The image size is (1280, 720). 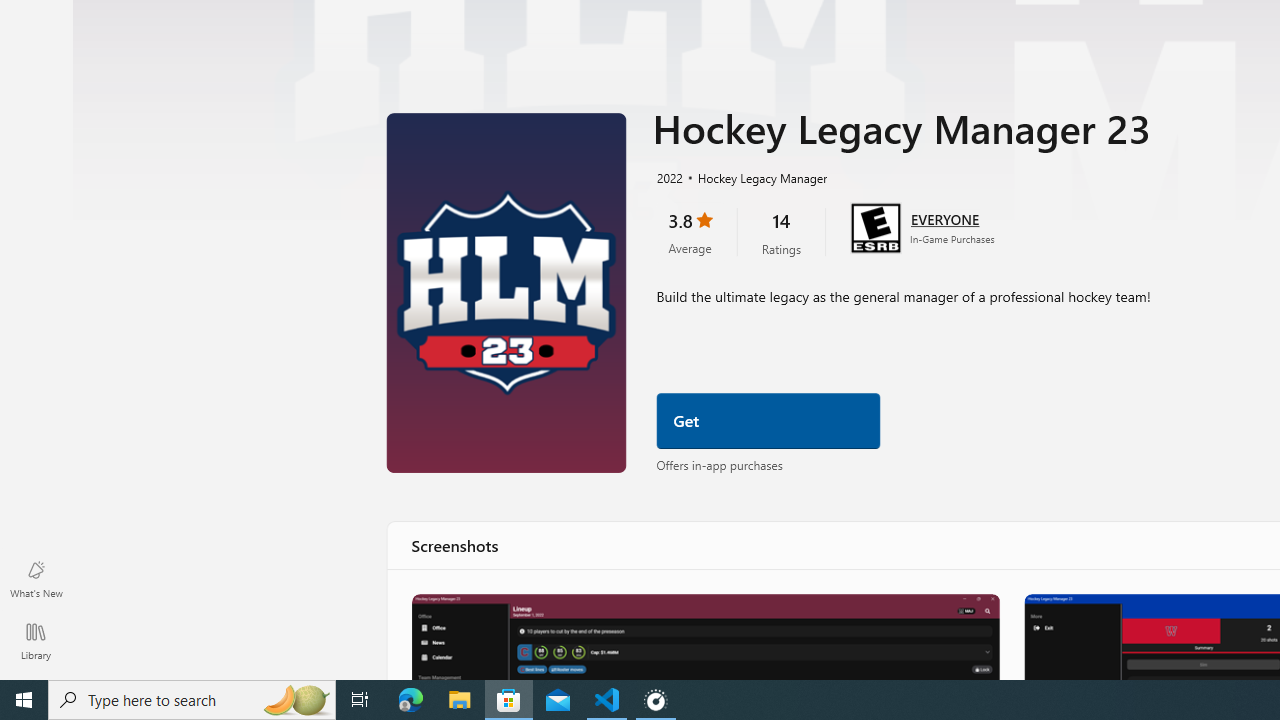 I want to click on 'What', so click(x=35, y=578).